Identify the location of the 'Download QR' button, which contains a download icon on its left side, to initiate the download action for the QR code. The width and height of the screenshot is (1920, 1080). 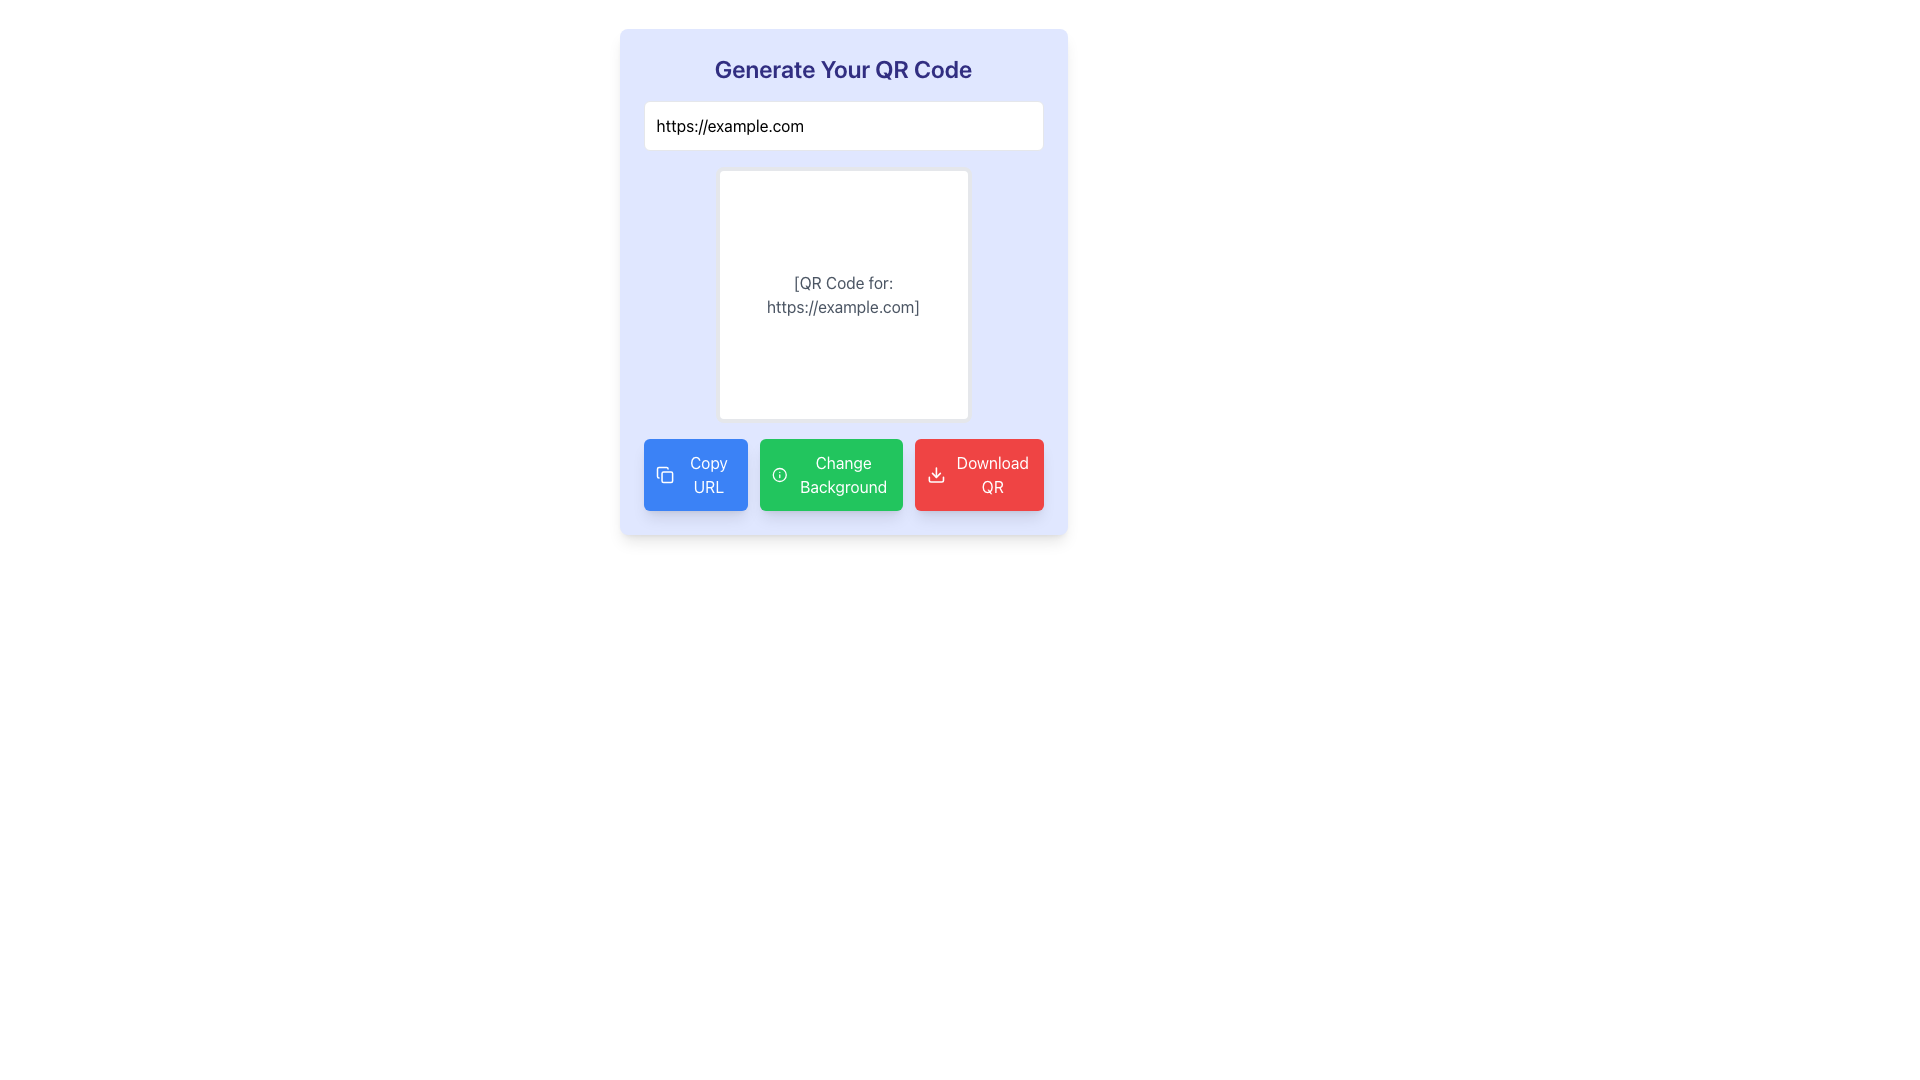
(935, 474).